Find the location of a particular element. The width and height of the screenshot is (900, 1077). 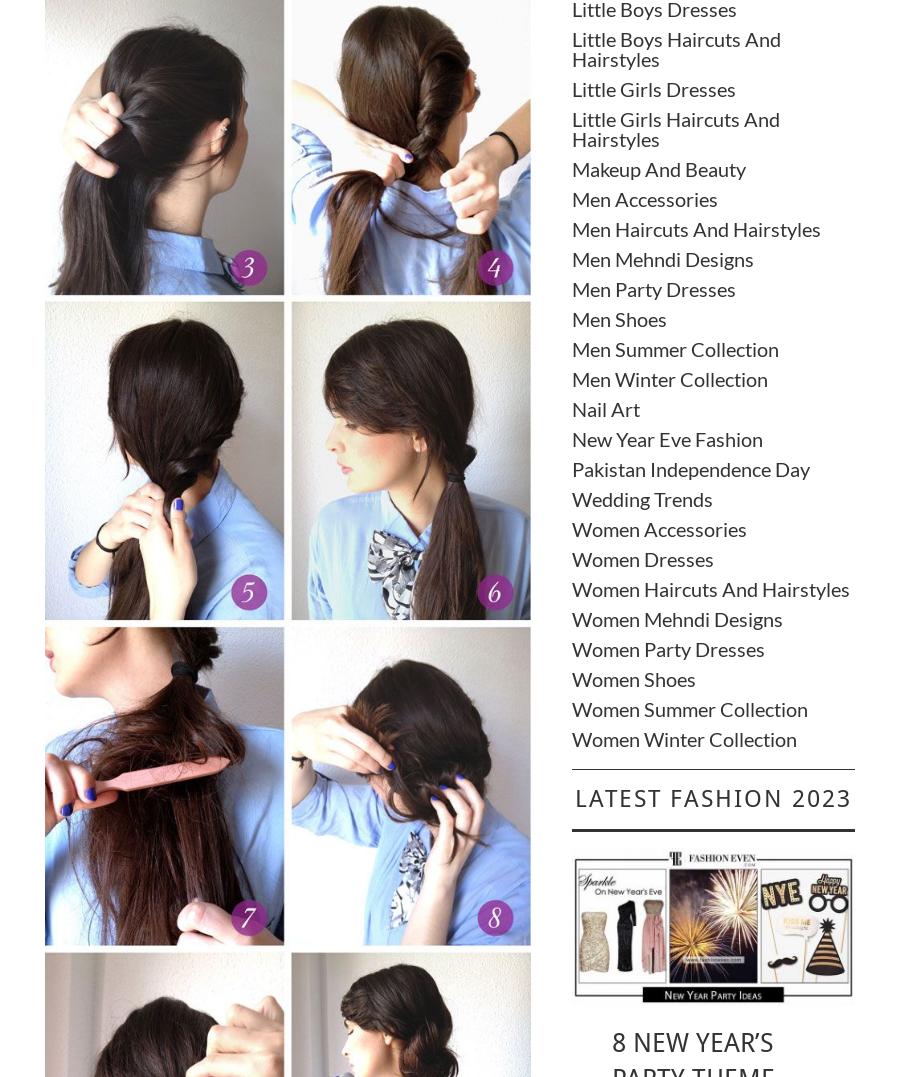

'Makeup And Beauty' is located at coordinates (570, 167).